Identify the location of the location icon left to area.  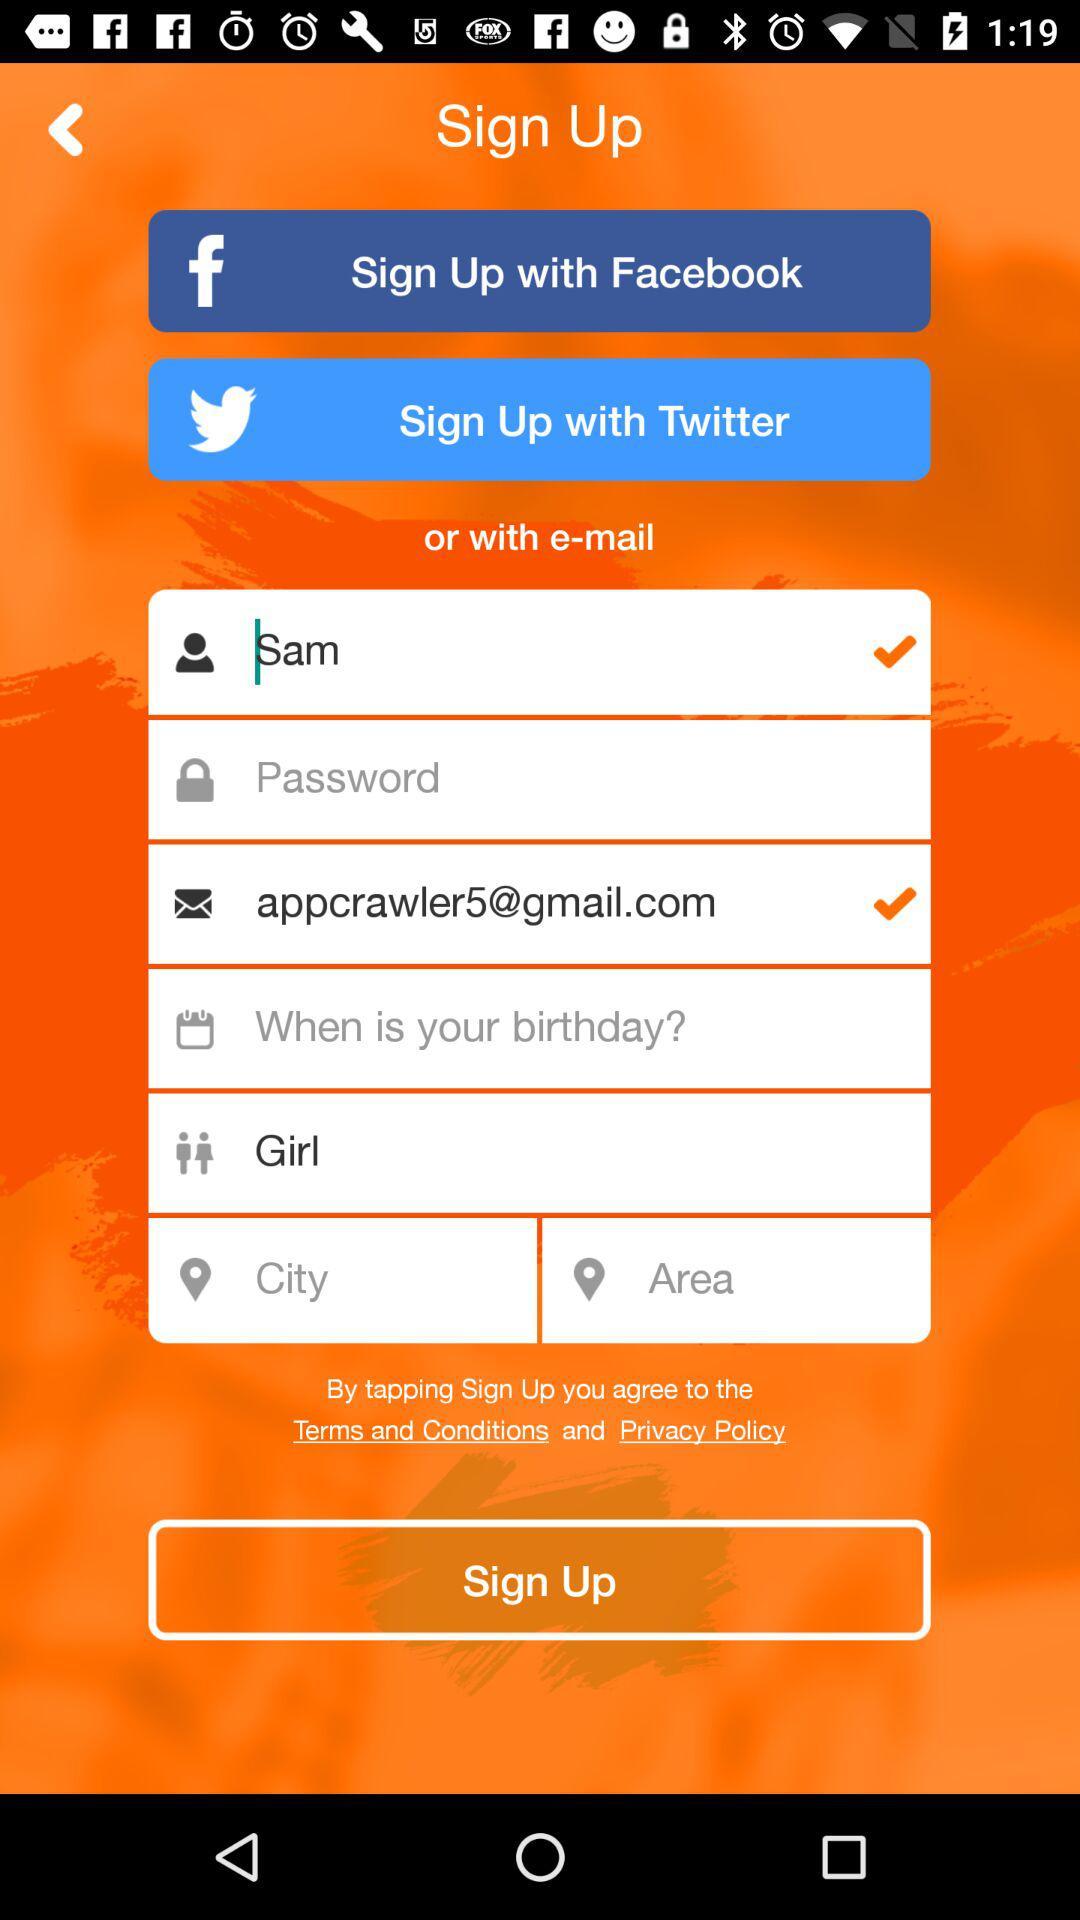
(587, 1280).